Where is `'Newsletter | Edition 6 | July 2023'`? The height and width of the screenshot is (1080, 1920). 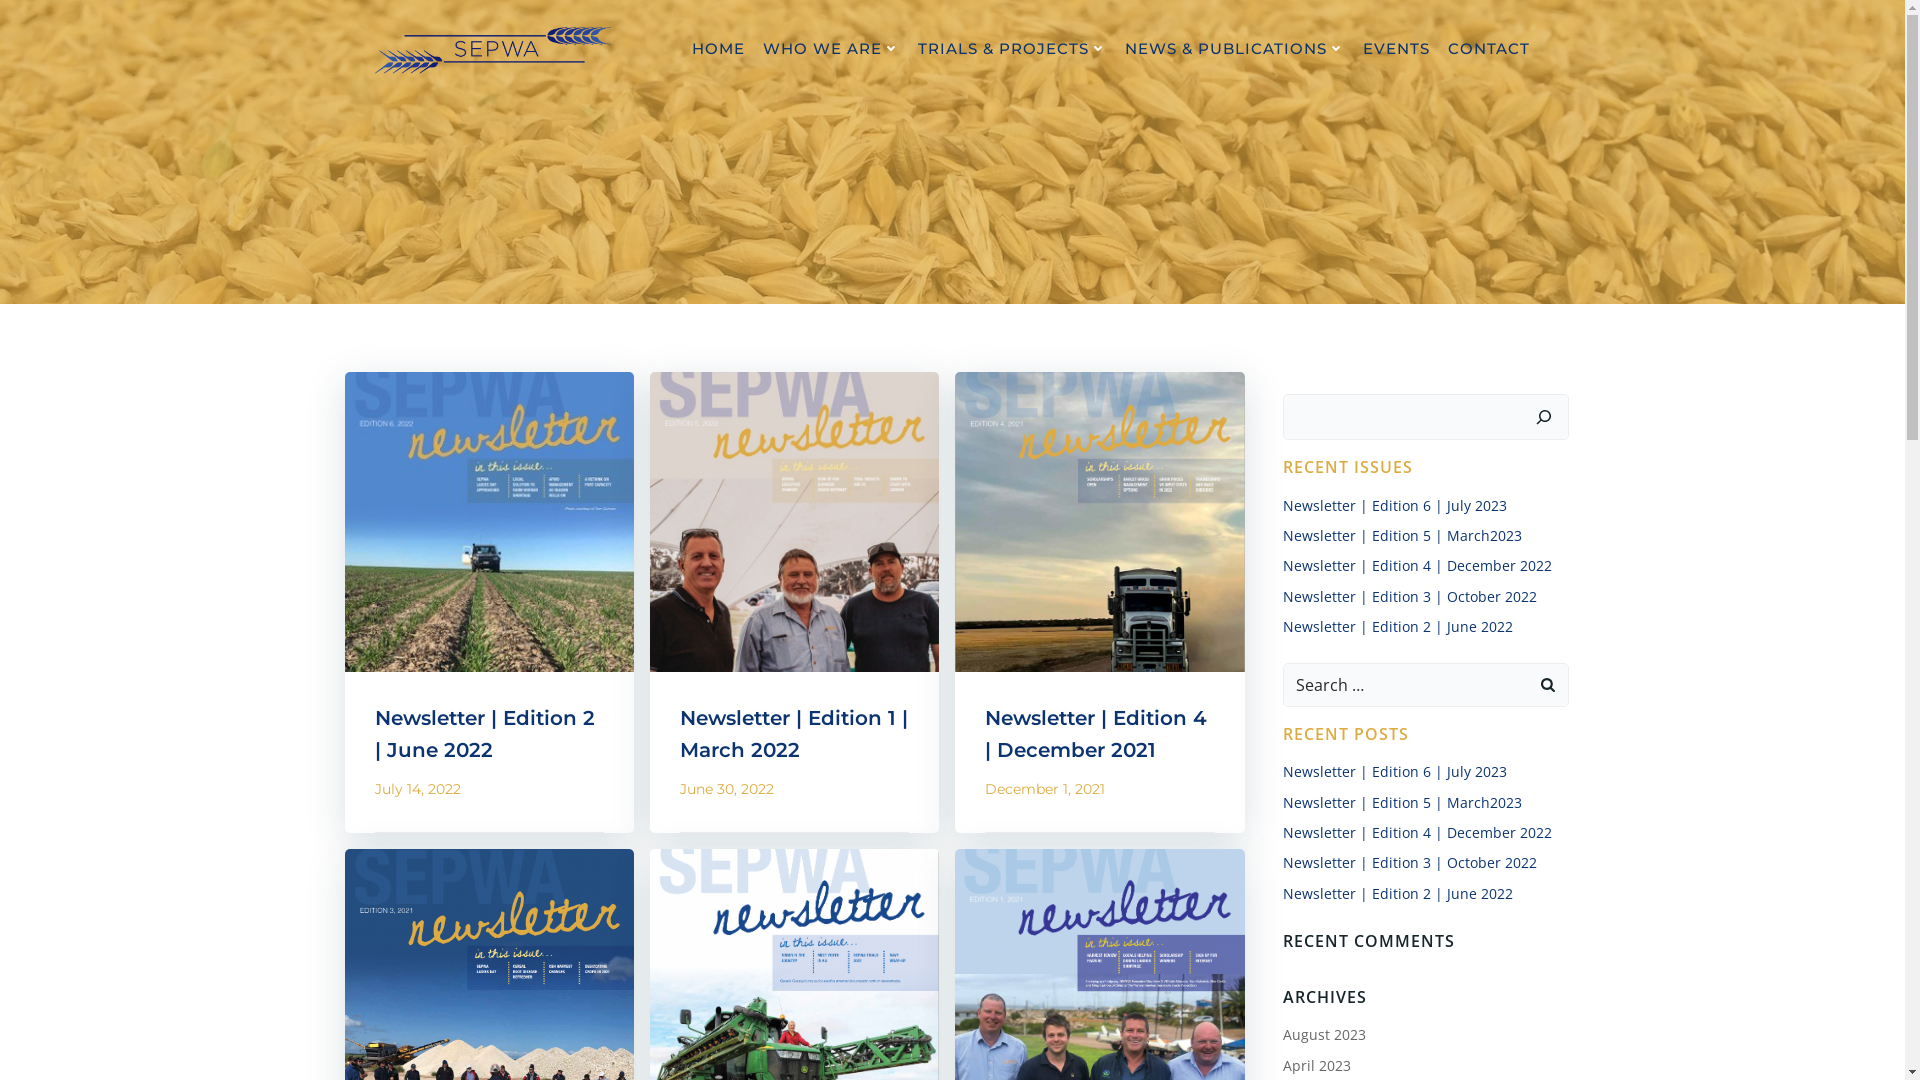
'Newsletter | Edition 6 | July 2023' is located at coordinates (1394, 504).